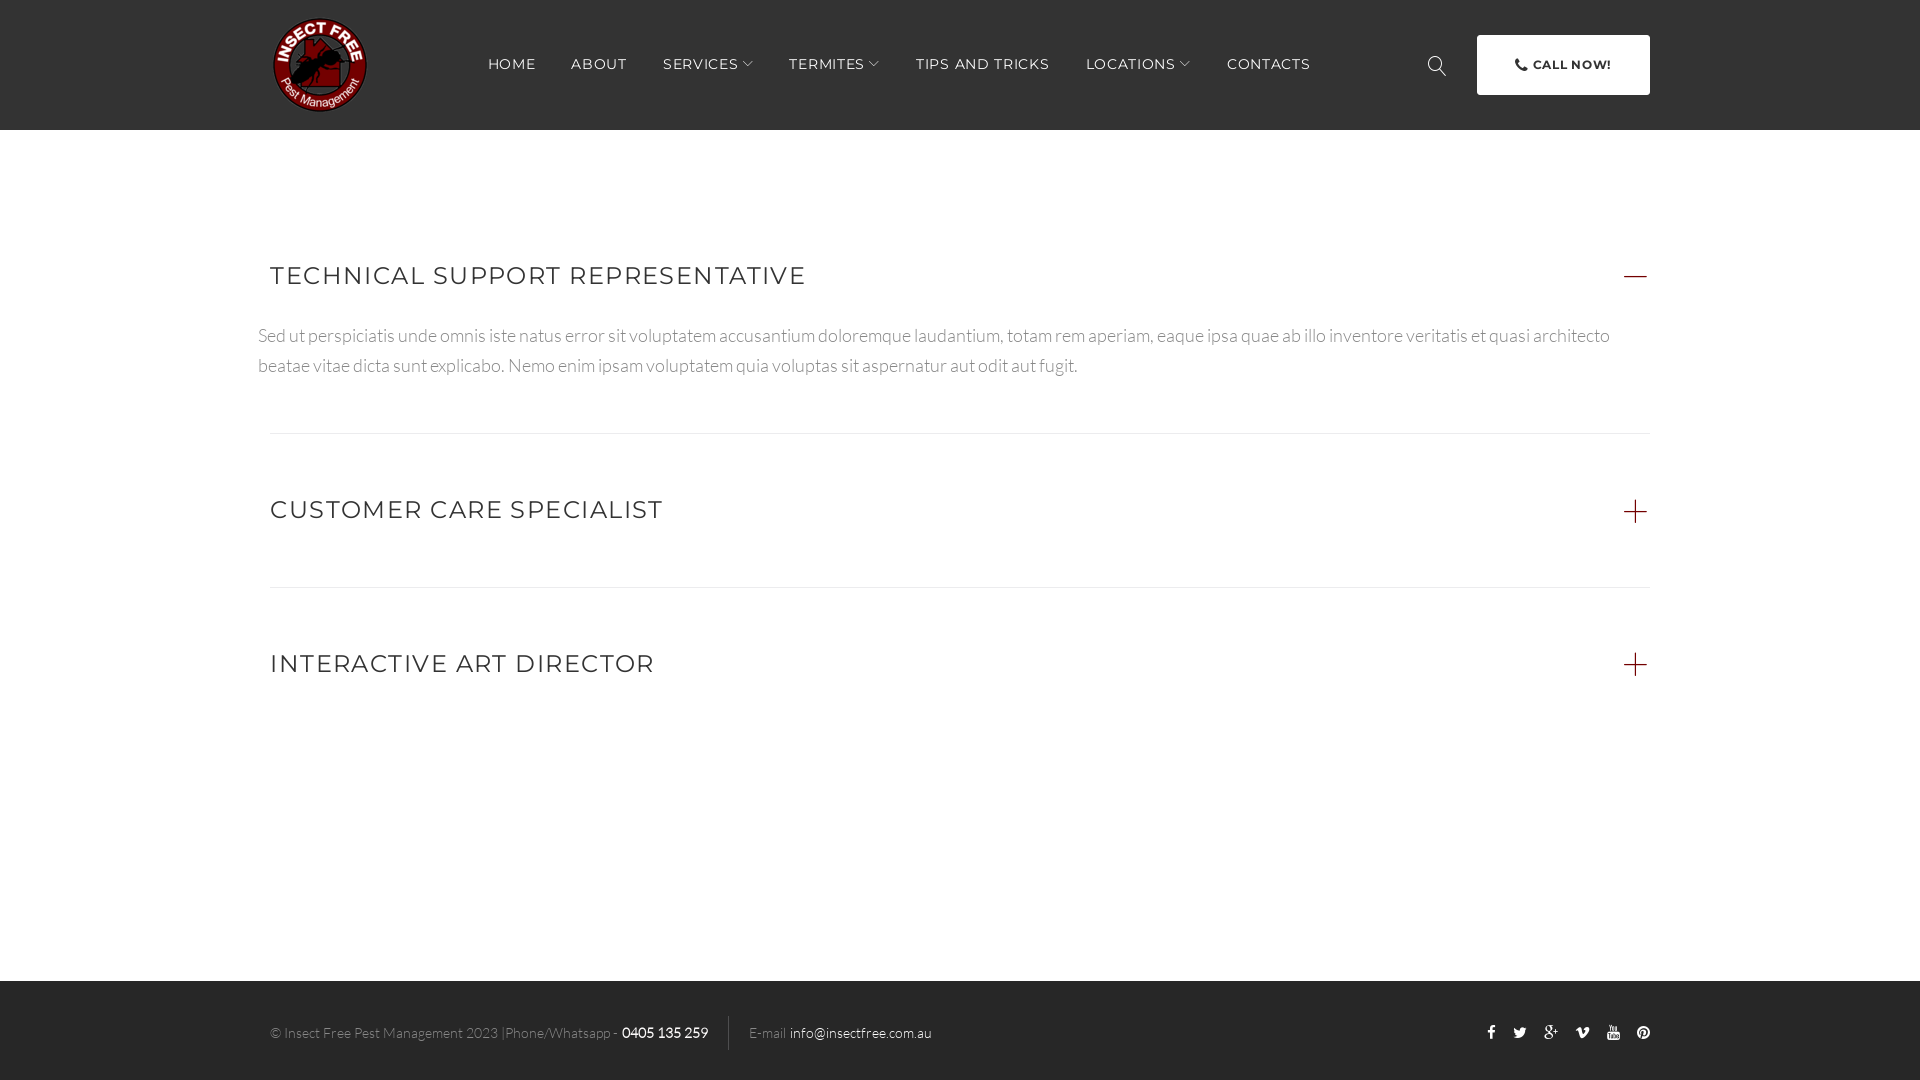 The width and height of the screenshot is (1920, 1080). Describe the element at coordinates (1491, 1033) in the screenshot. I see `'Facebook'` at that location.